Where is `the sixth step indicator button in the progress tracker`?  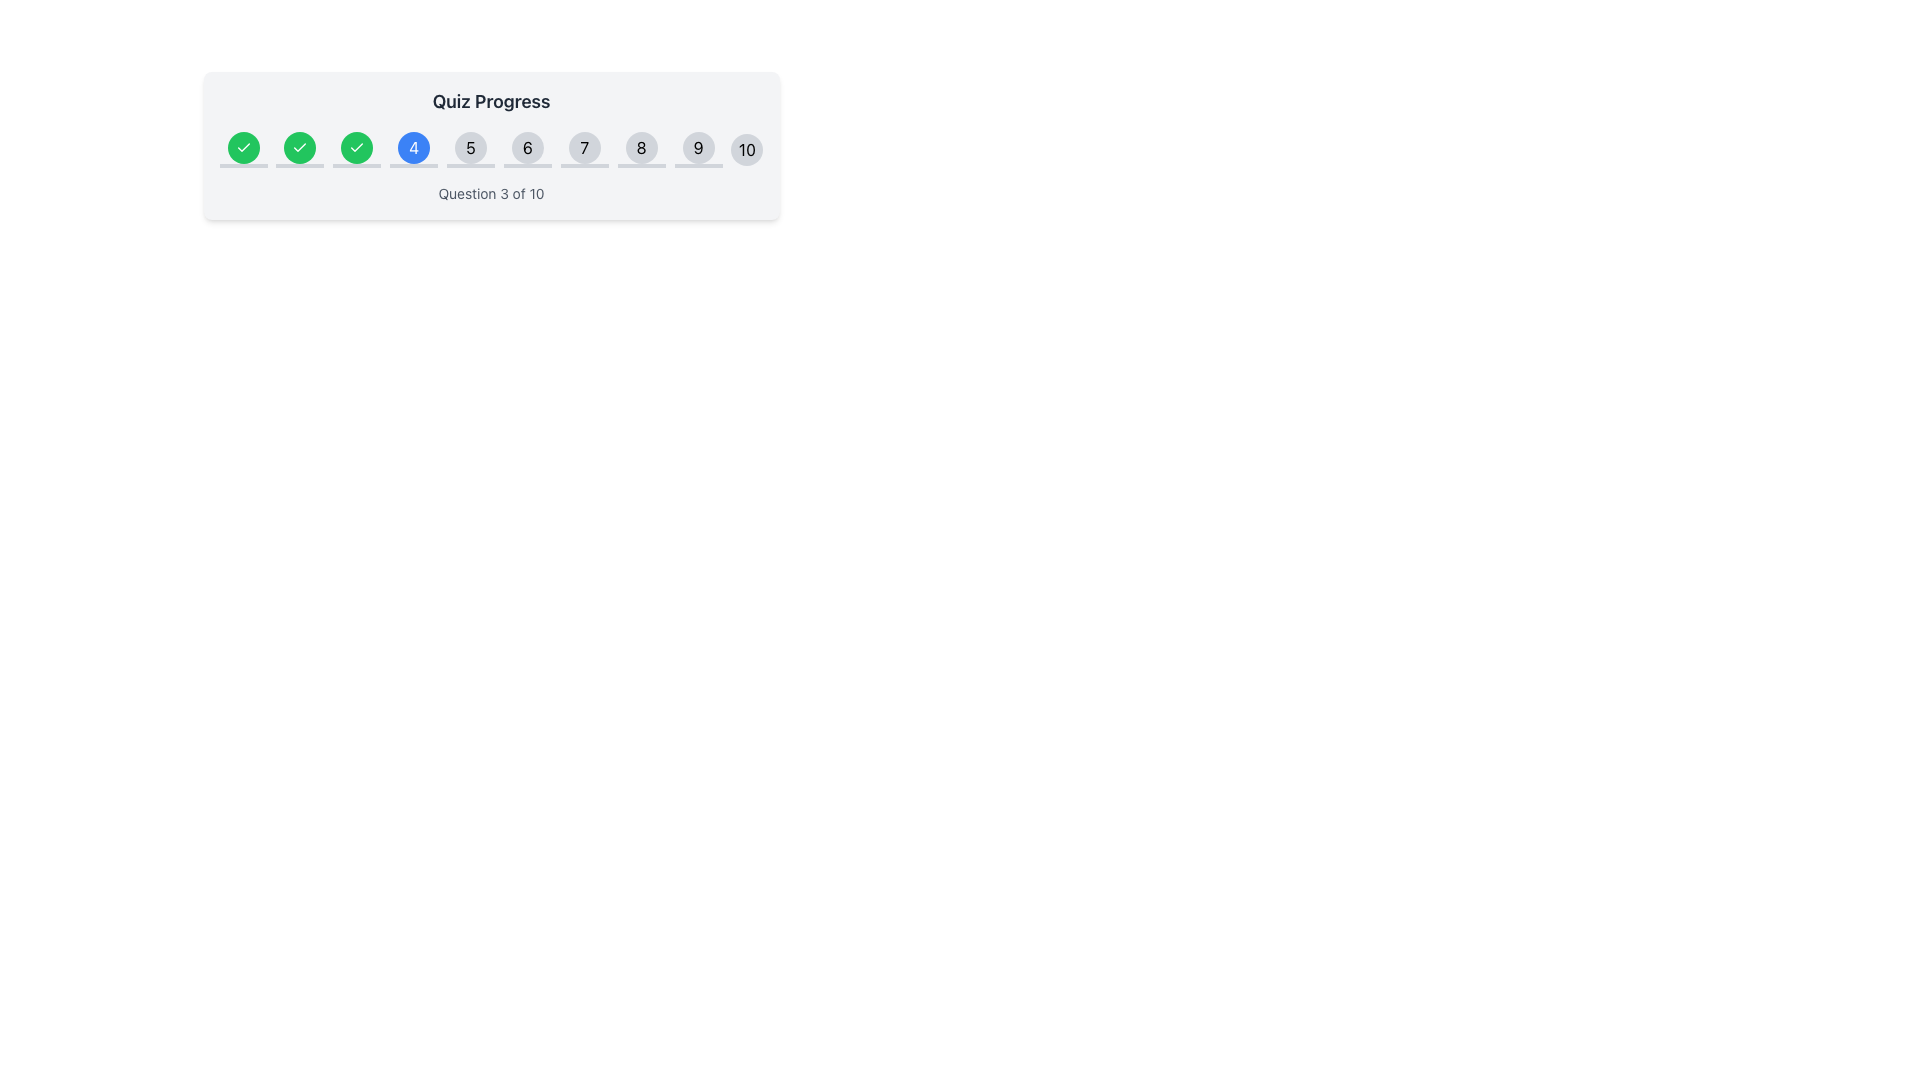 the sixth step indicator button in the progress tracker is located at coordinates (527, 149).